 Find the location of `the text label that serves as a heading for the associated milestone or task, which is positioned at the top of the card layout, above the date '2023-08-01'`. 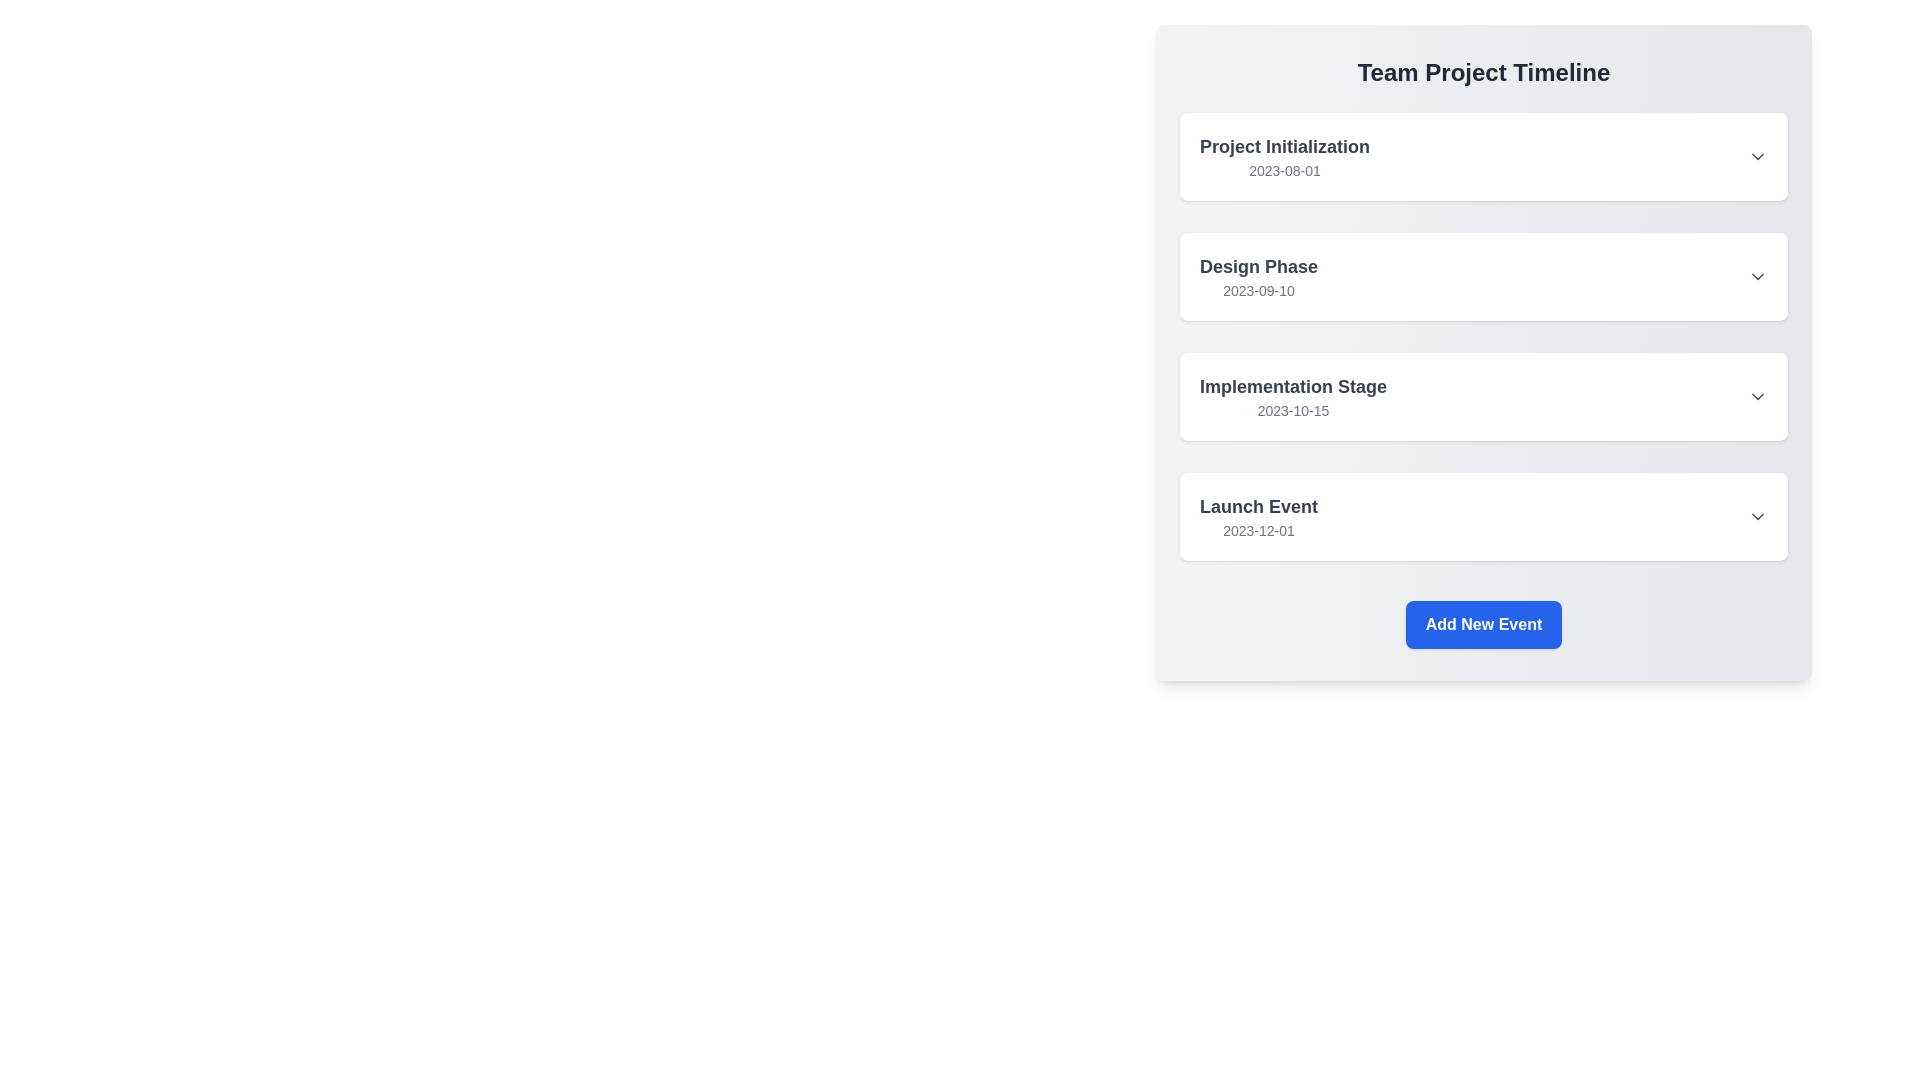

the text label that serves as a heading for the associated milestone or task, which is positioned at the top of the card layout, above the date '2023-08-01' is located at coordinates (1285, 145).